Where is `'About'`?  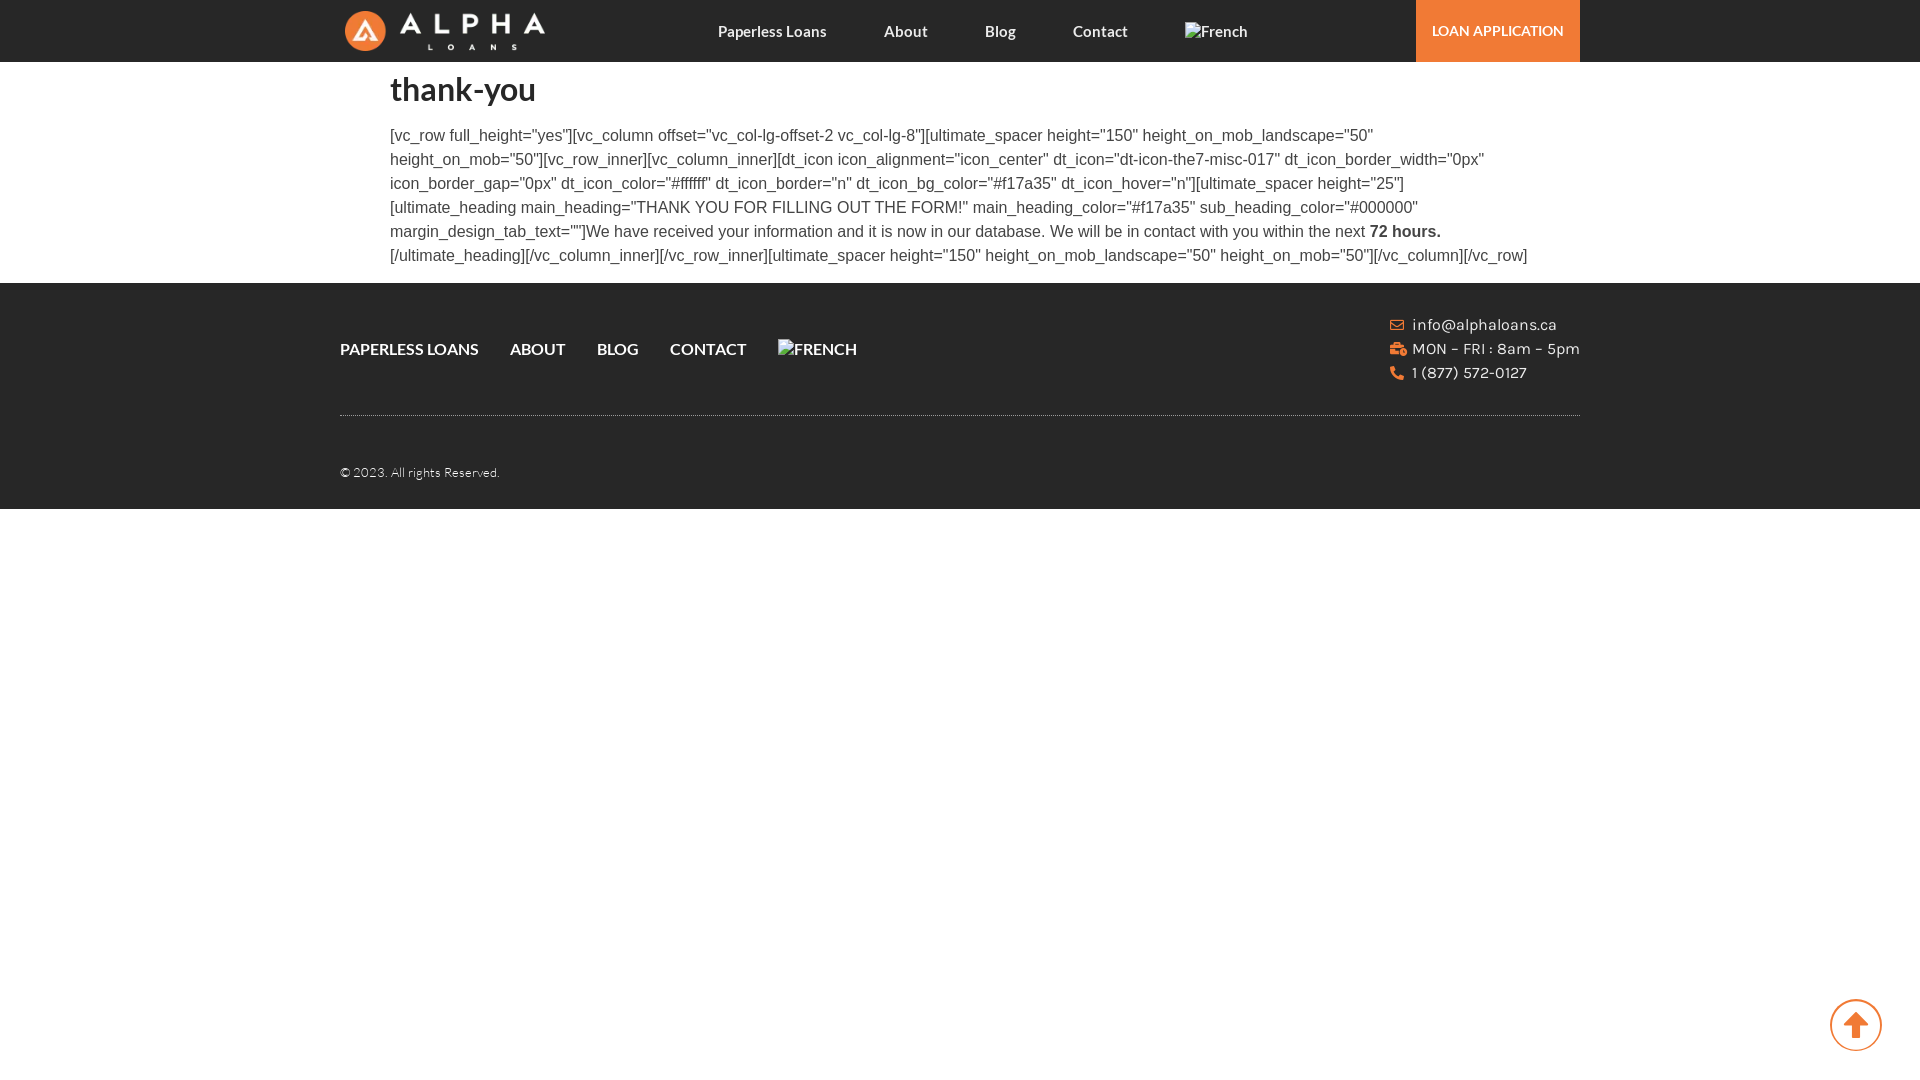 'About' is located at coordinates (905, 30).